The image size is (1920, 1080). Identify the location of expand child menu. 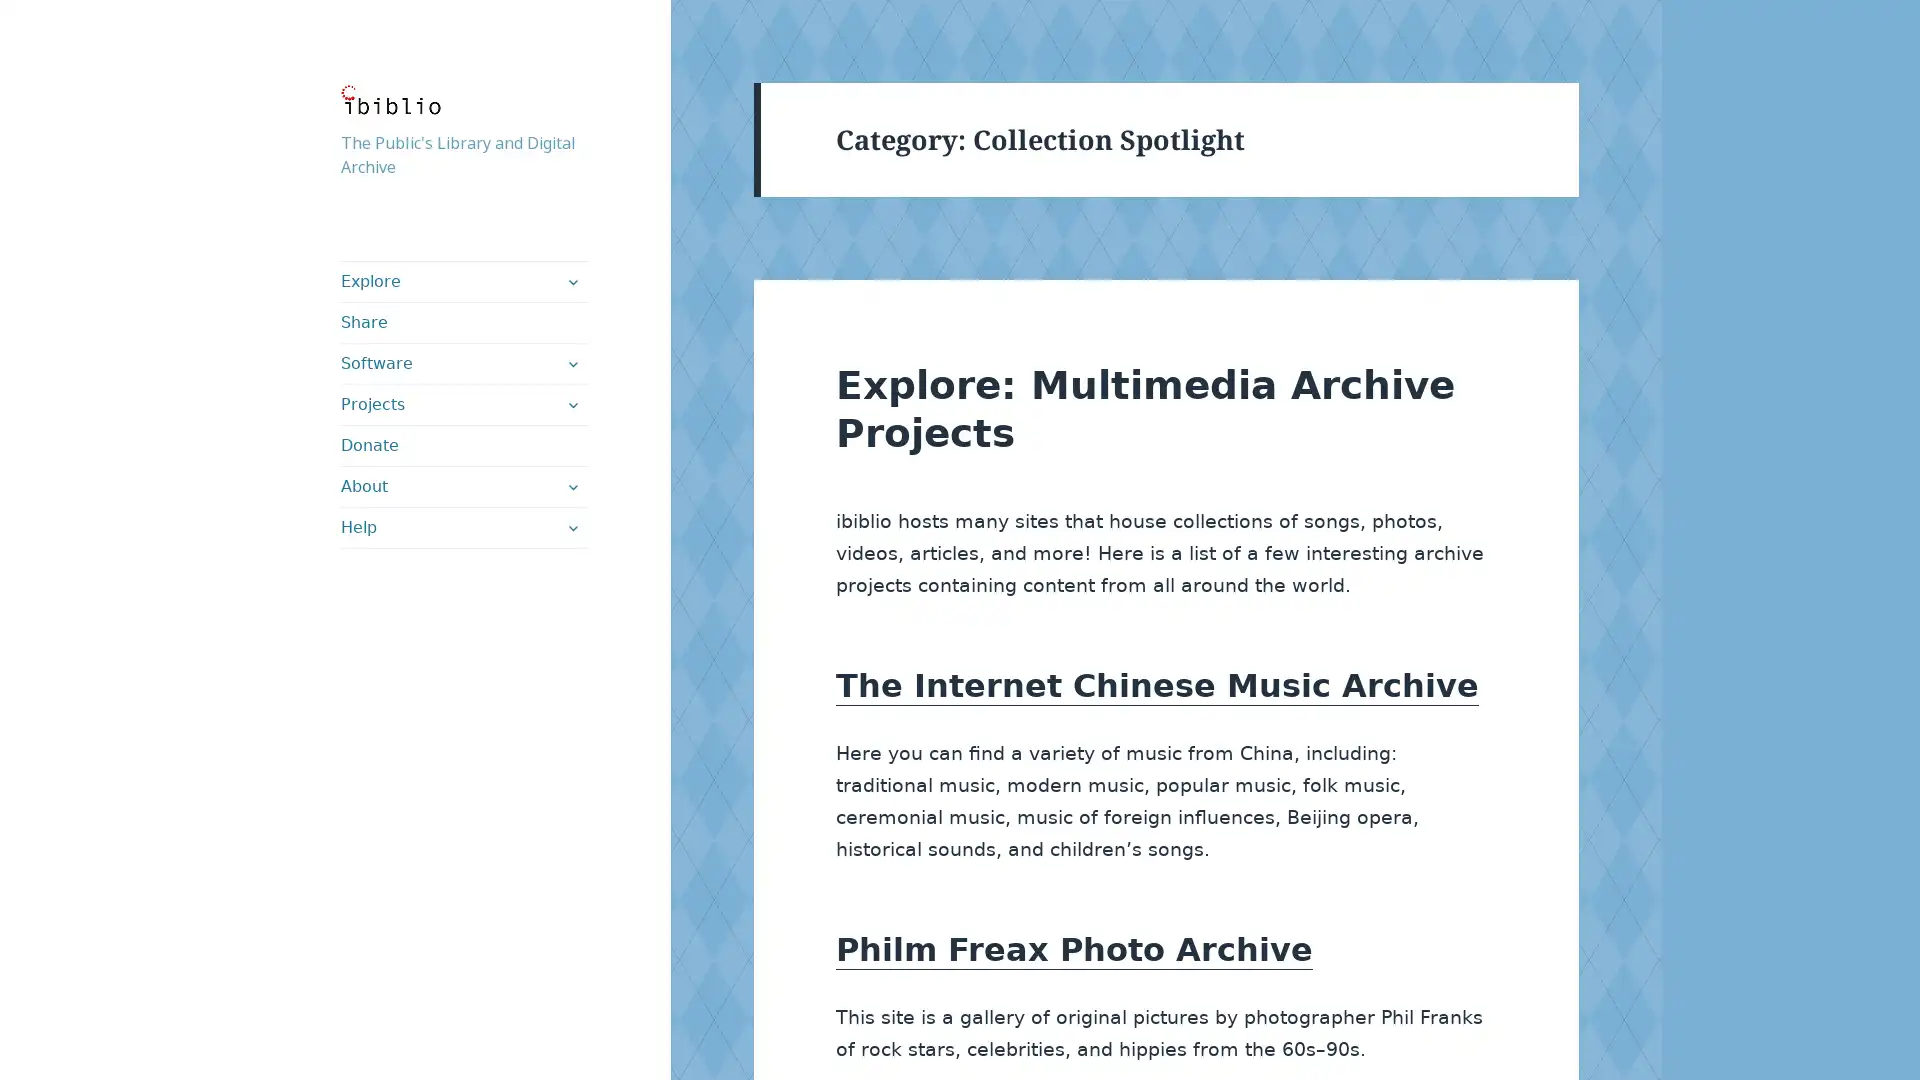
(570, 486).